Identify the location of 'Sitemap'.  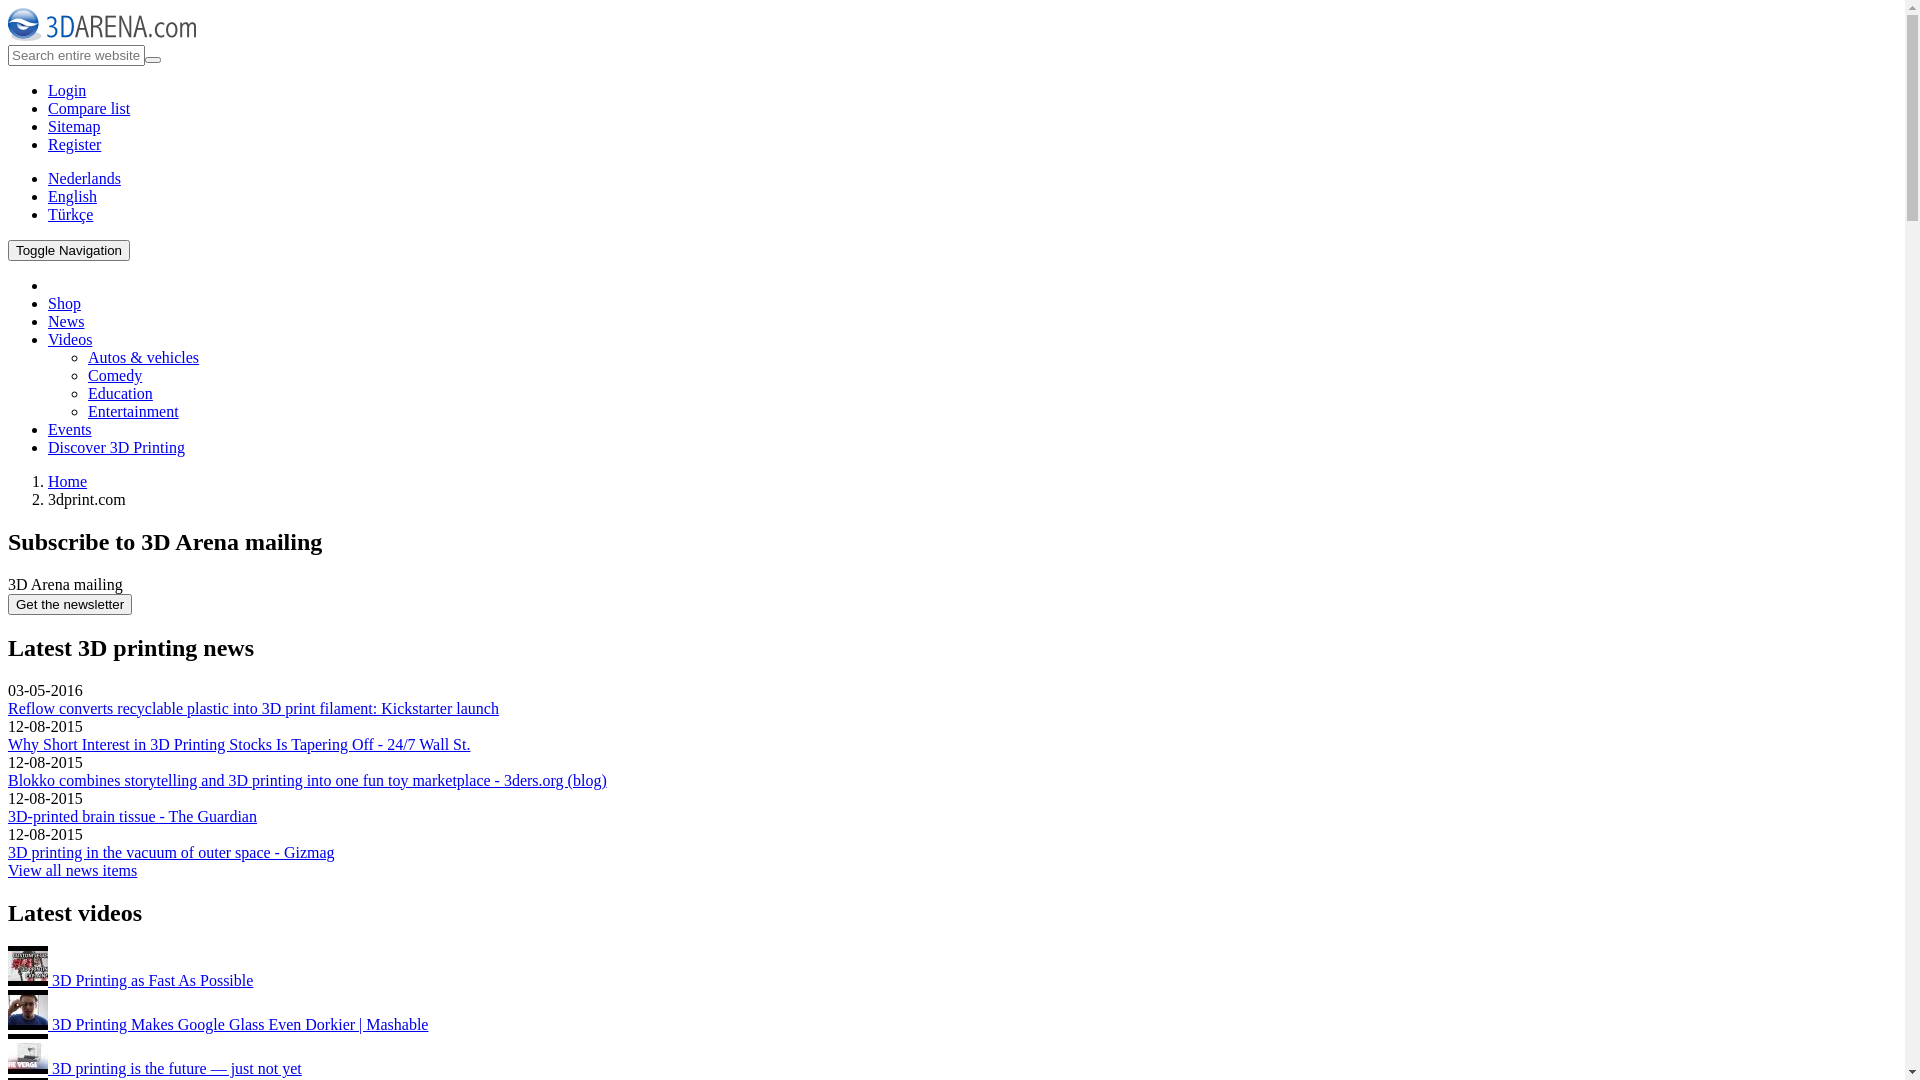
(73, 126).